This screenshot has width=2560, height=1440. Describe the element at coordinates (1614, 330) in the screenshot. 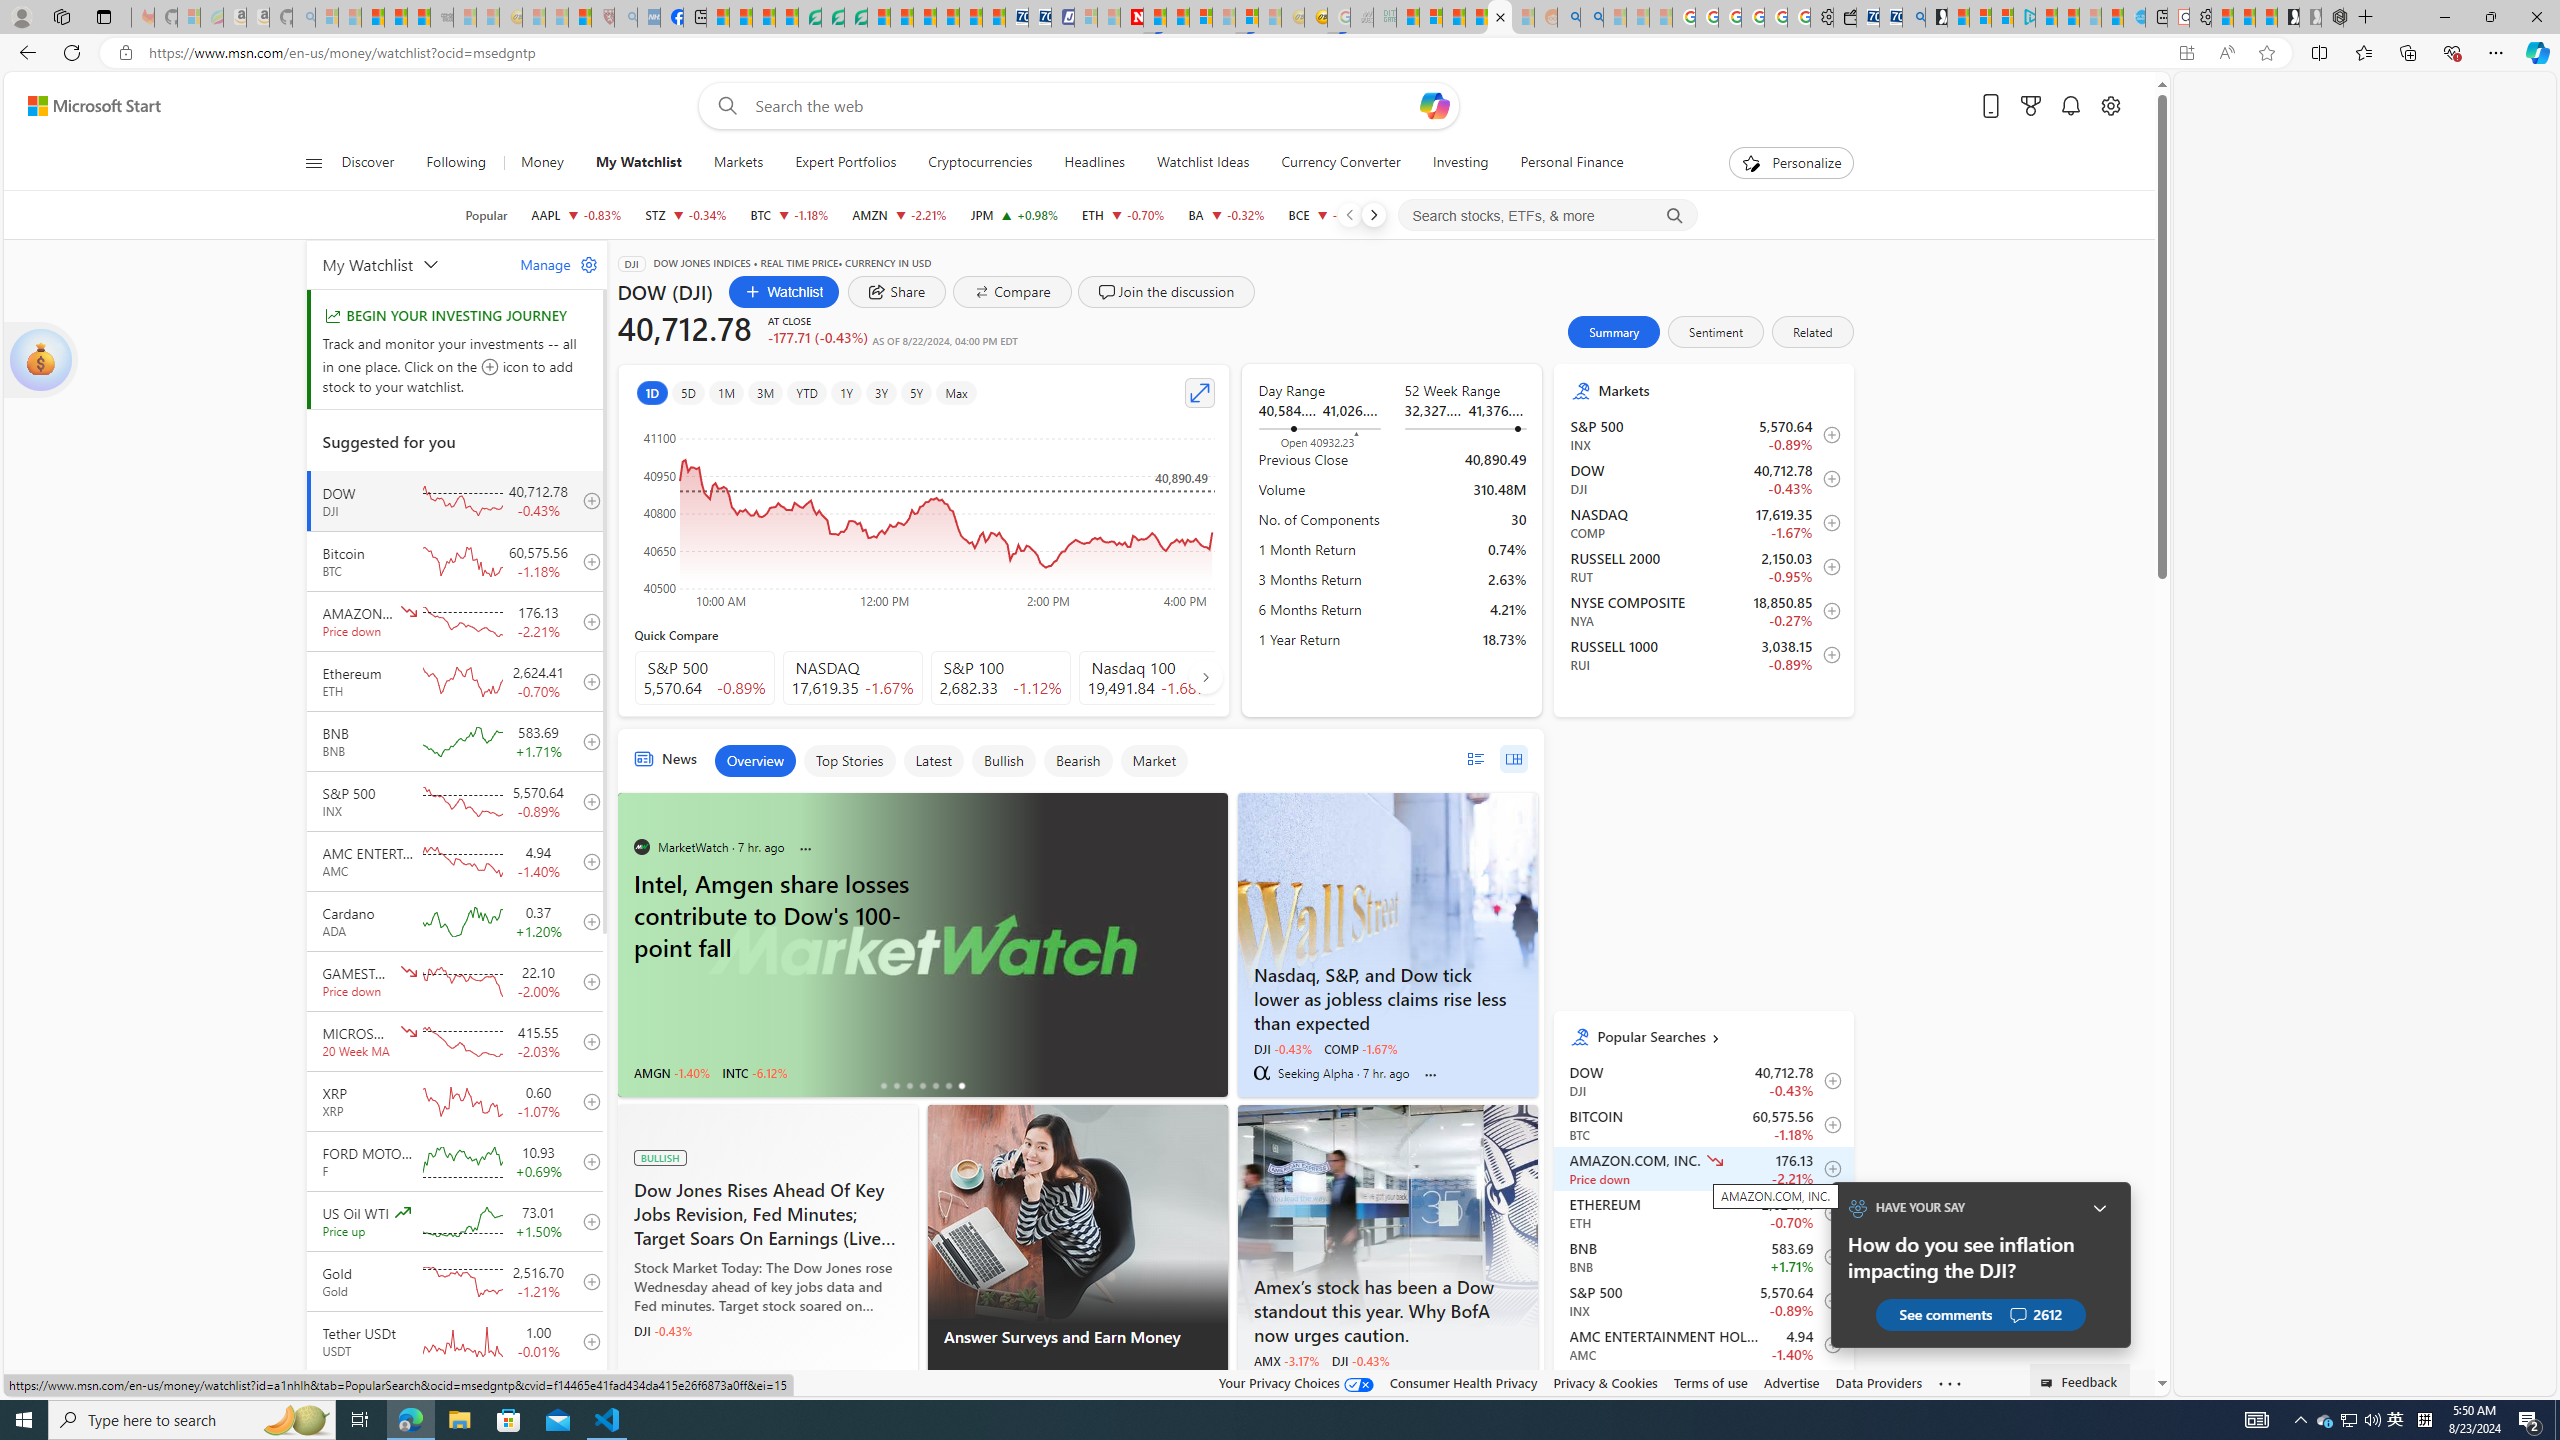

I see `'Summary'` at that location.